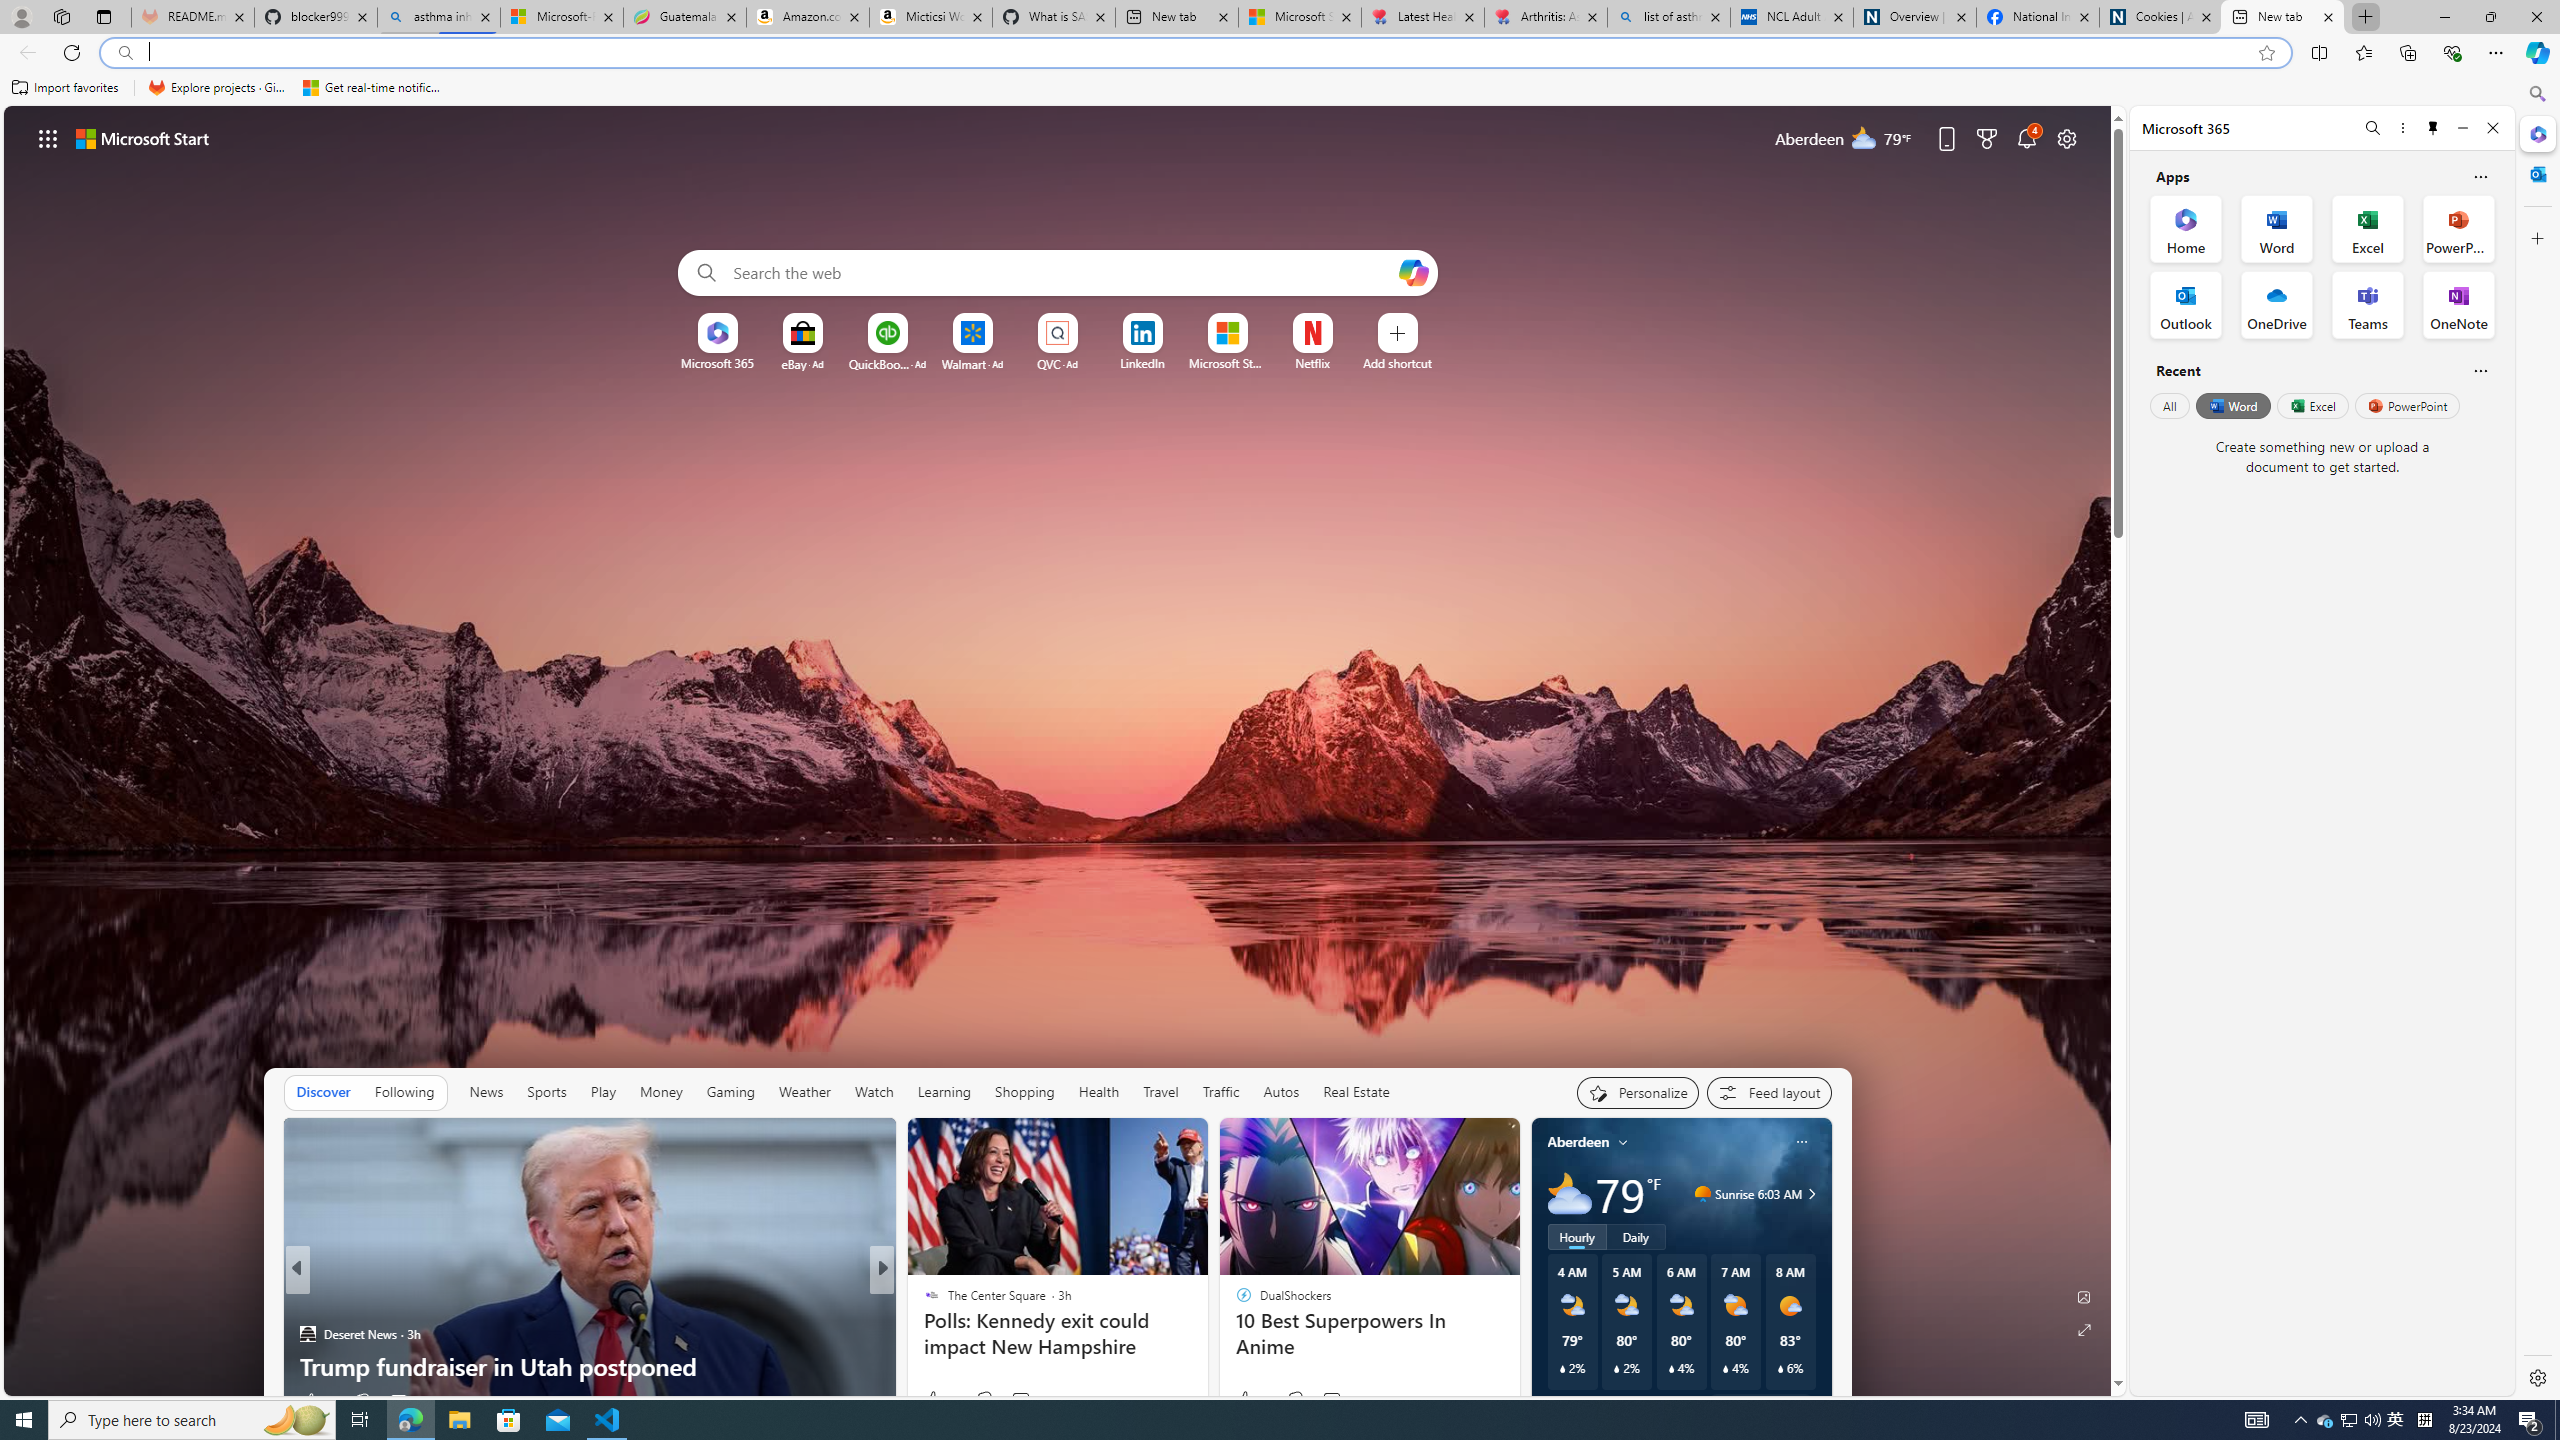 This screenshot has height=1440, width=2560. Describe the element at coordinates (2479, 369) in the screenshot. I see `'Is this helpful?'` at that location.